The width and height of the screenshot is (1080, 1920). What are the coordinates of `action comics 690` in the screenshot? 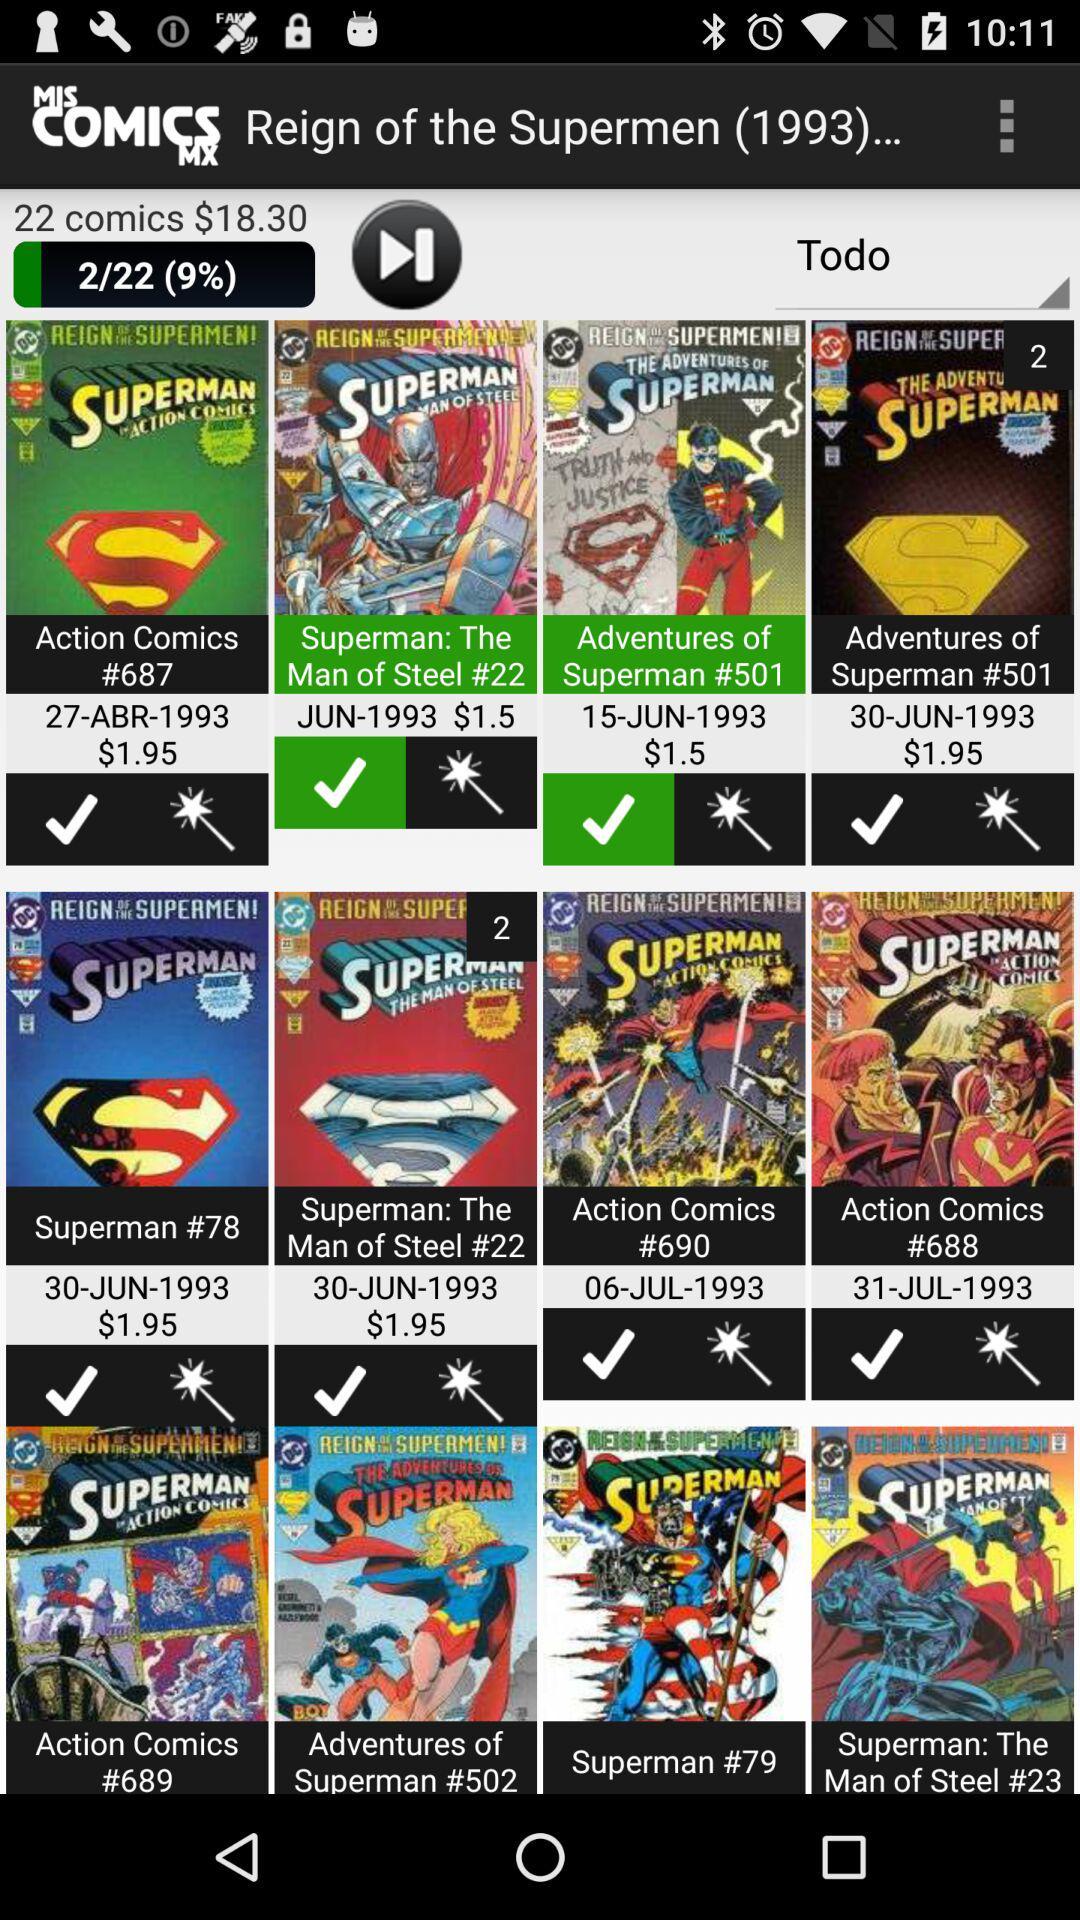 It's located at (674, 1090).